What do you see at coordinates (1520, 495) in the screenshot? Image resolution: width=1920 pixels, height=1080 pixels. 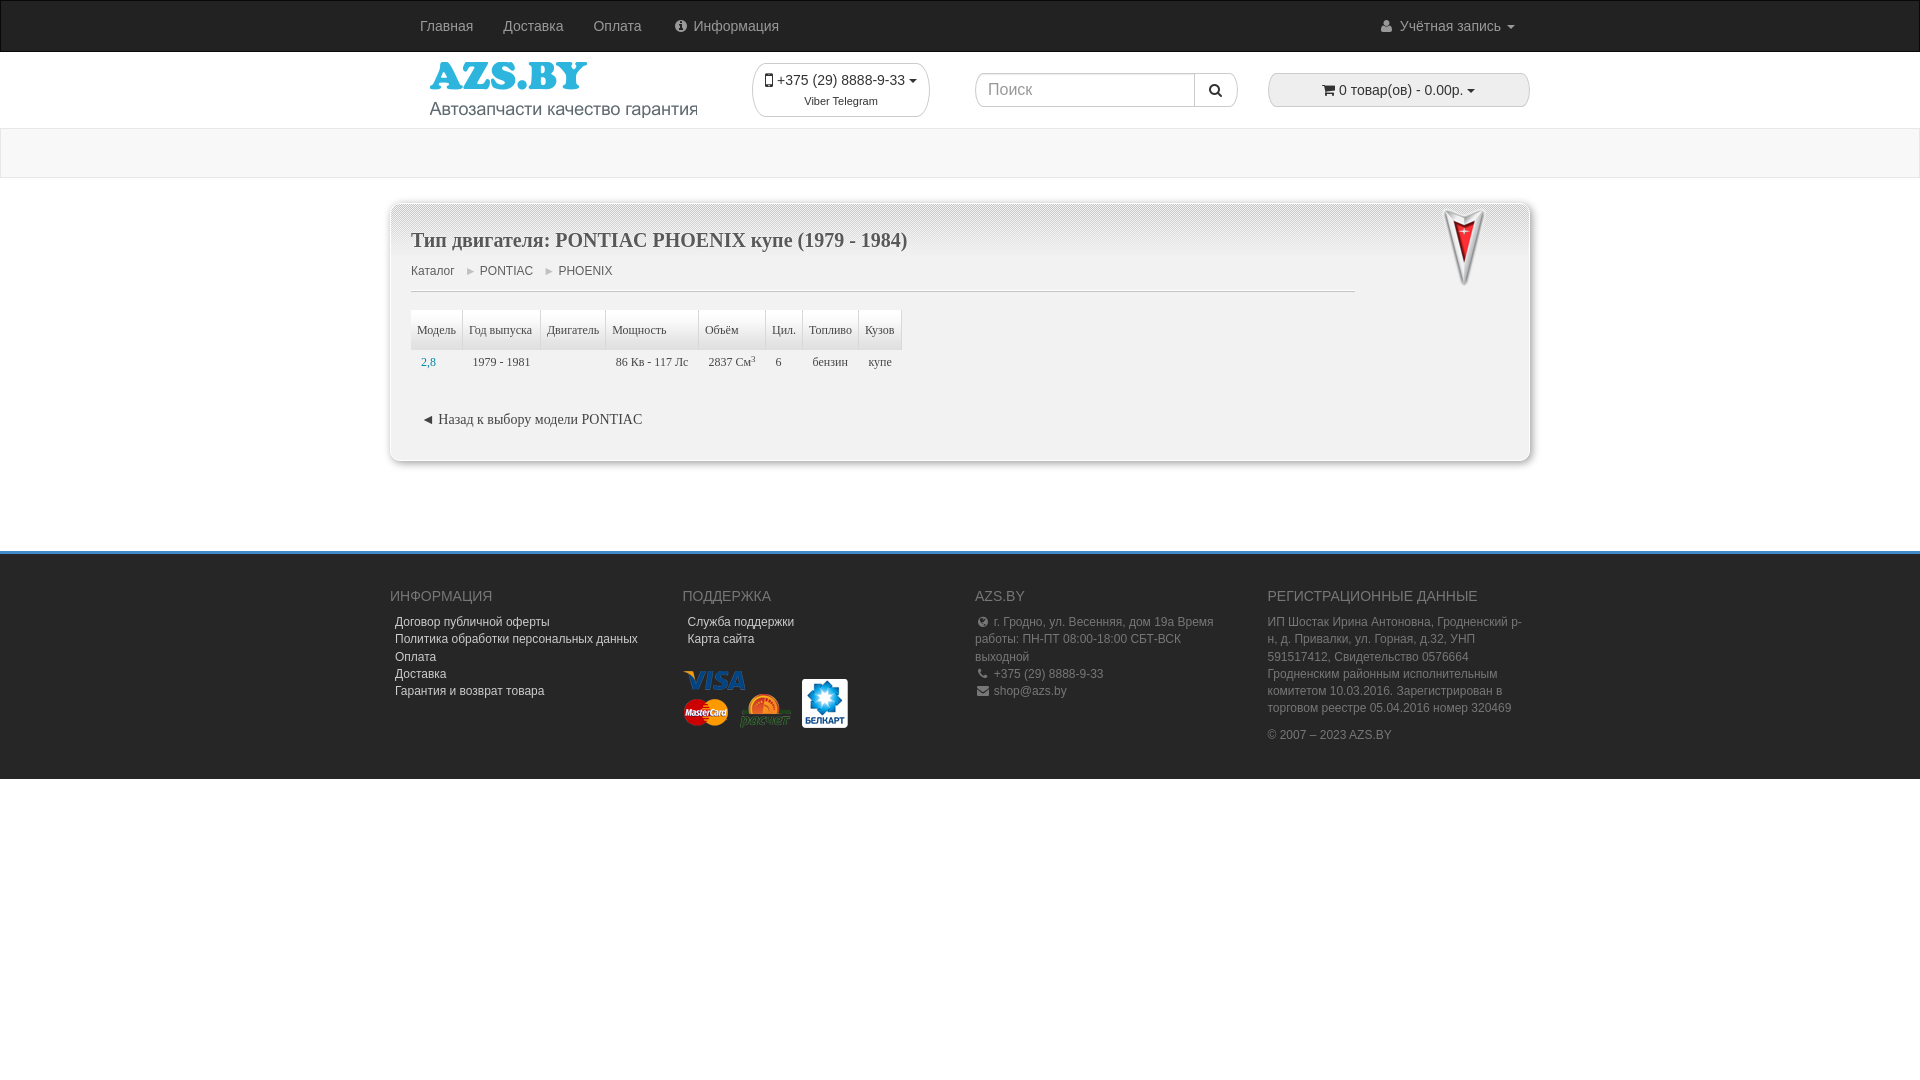 I see `'3001'` at bounding box center [1520, 495].